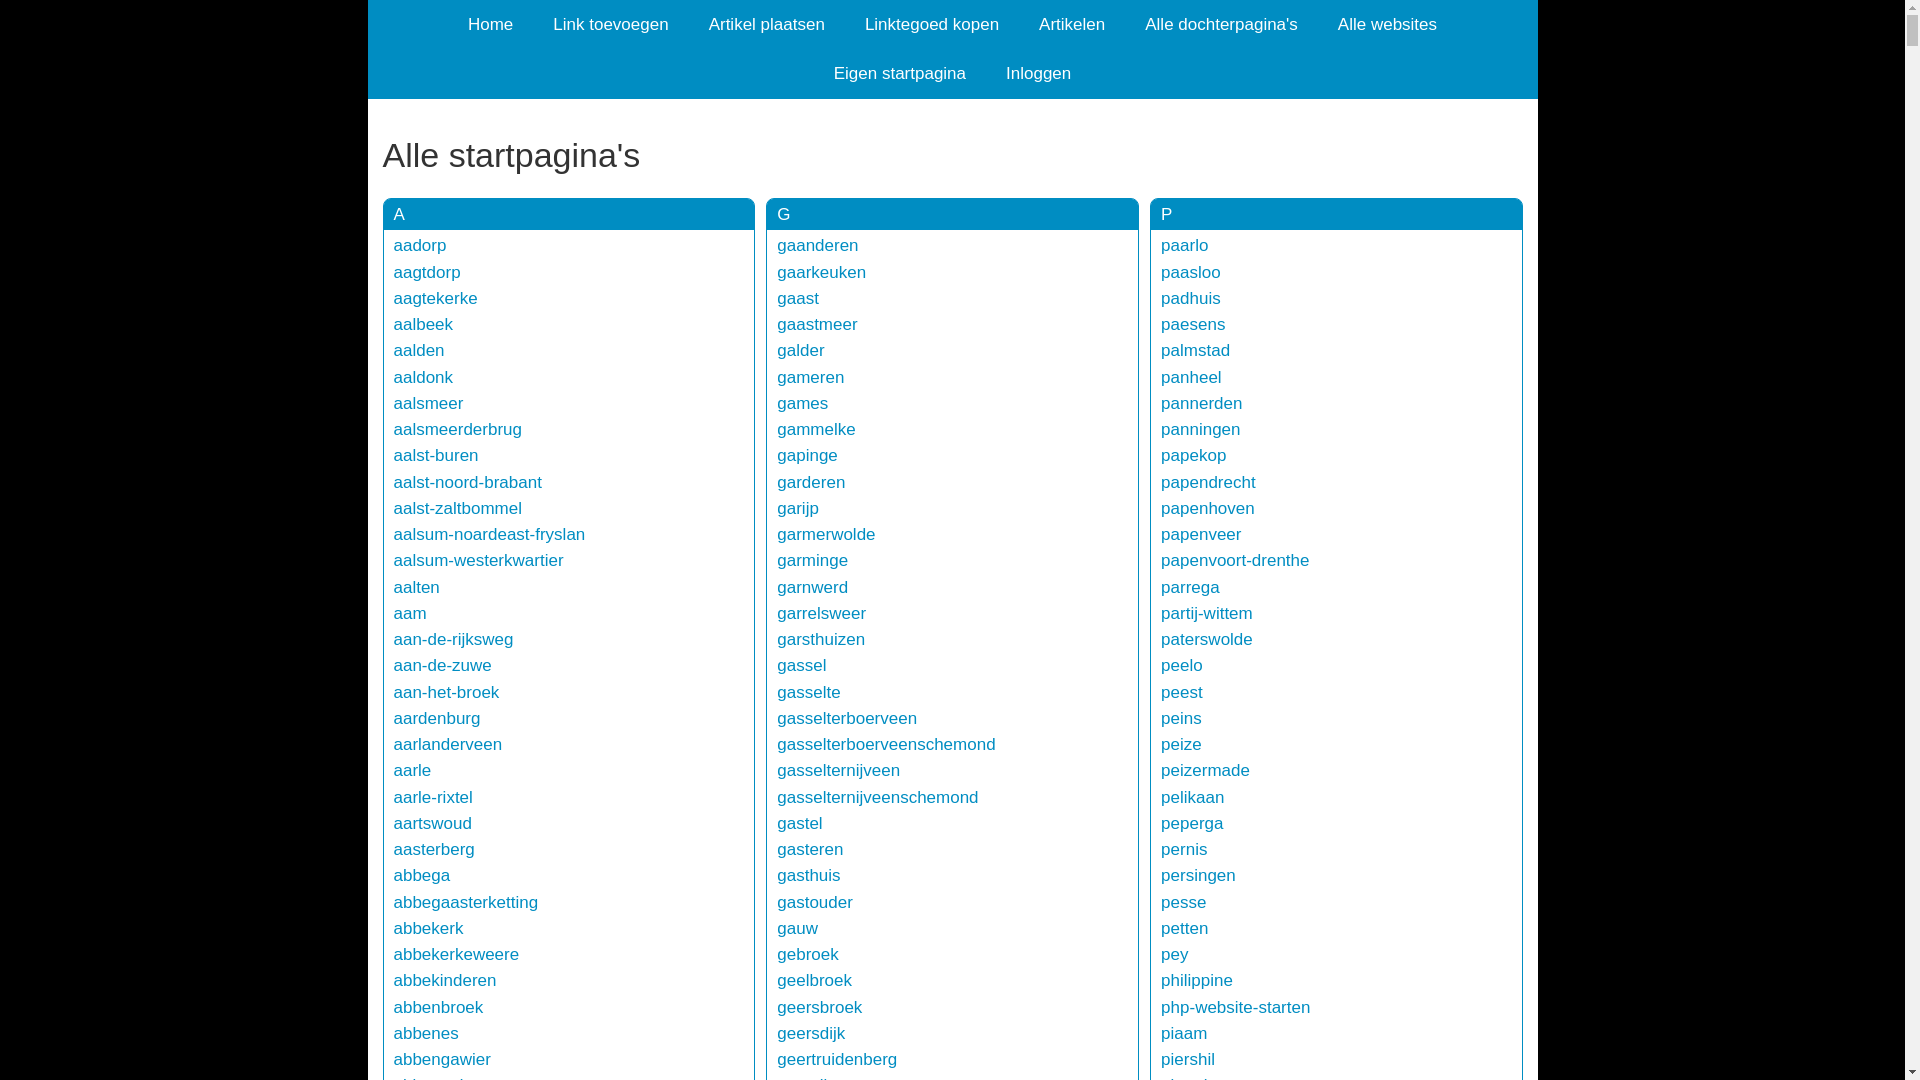  I want to click on 'pannerden', so click(1200, 403).